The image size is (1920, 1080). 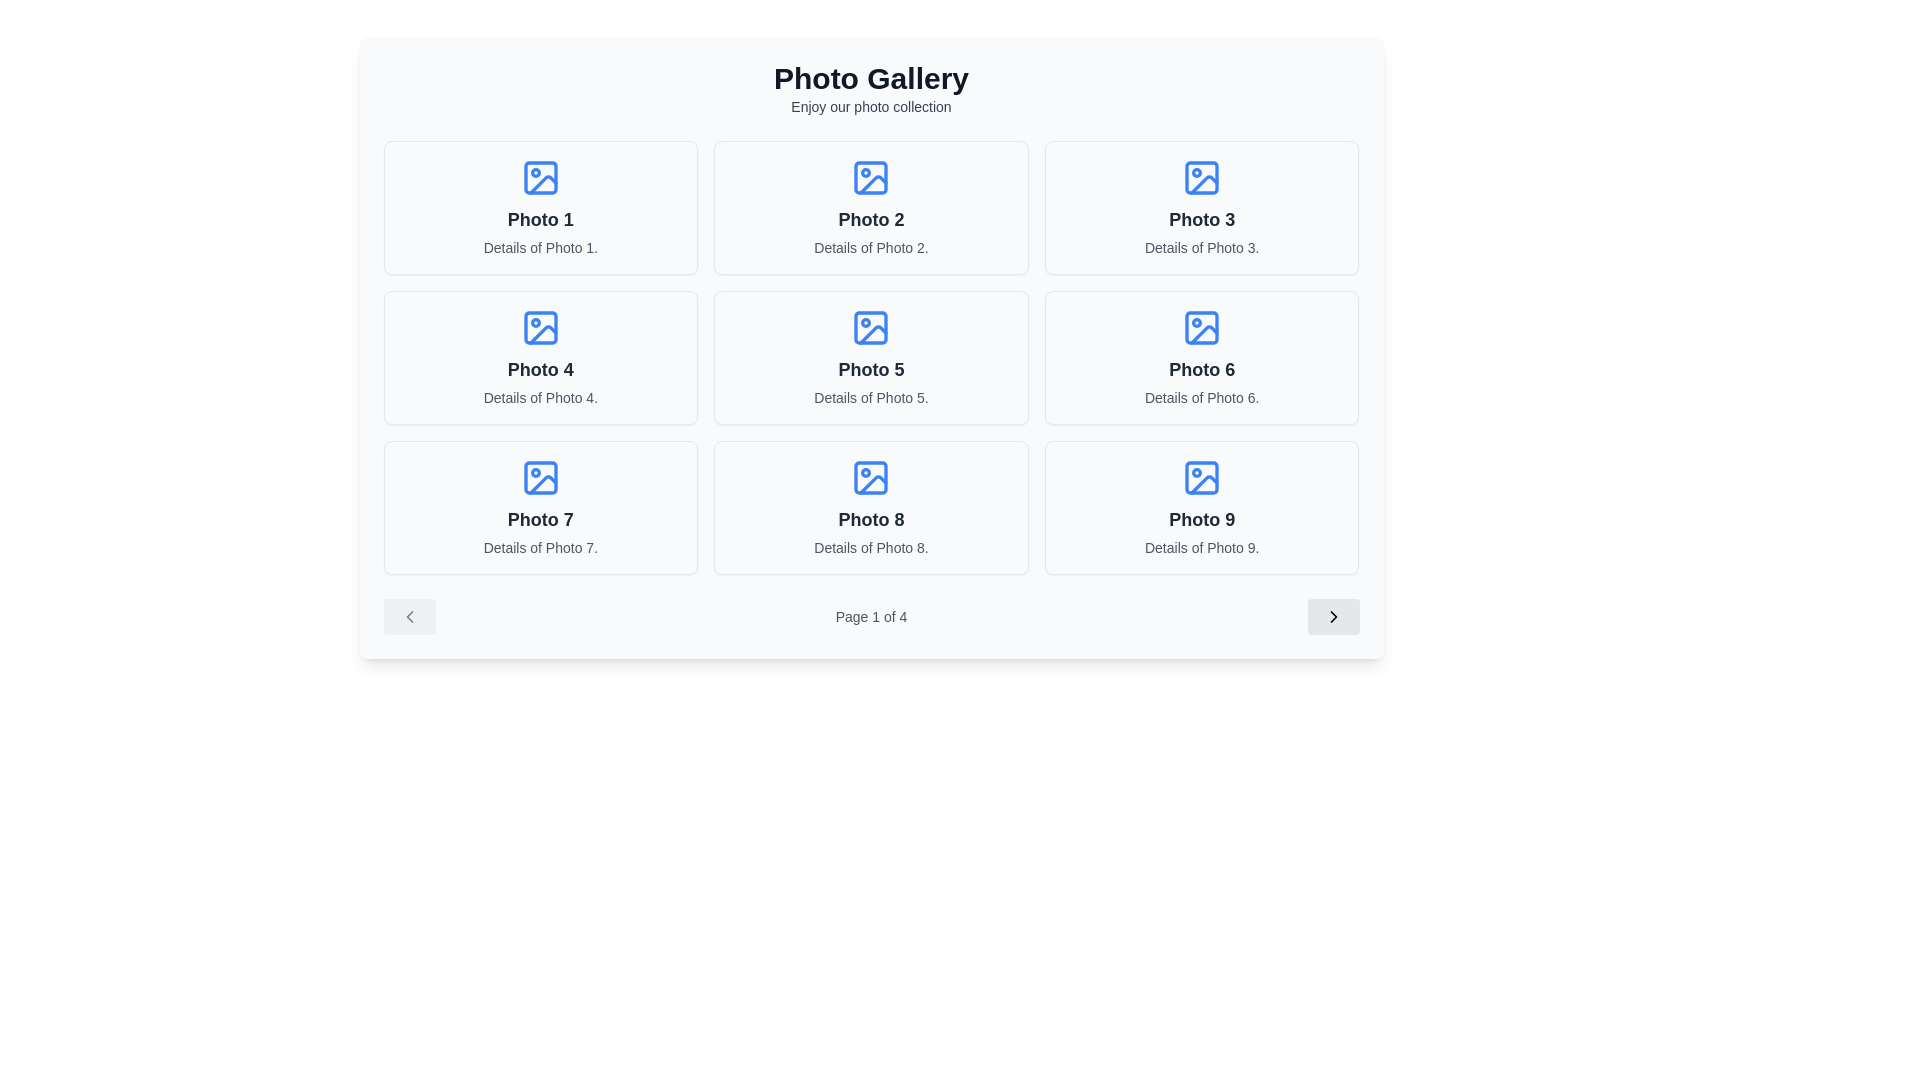 What do you see at coordinates (1333, 616) in the screenshot?
I see `the rounded rectangular button with a light gray background and a rightward-facing chevron icon` at bounding box center [1333, 616].